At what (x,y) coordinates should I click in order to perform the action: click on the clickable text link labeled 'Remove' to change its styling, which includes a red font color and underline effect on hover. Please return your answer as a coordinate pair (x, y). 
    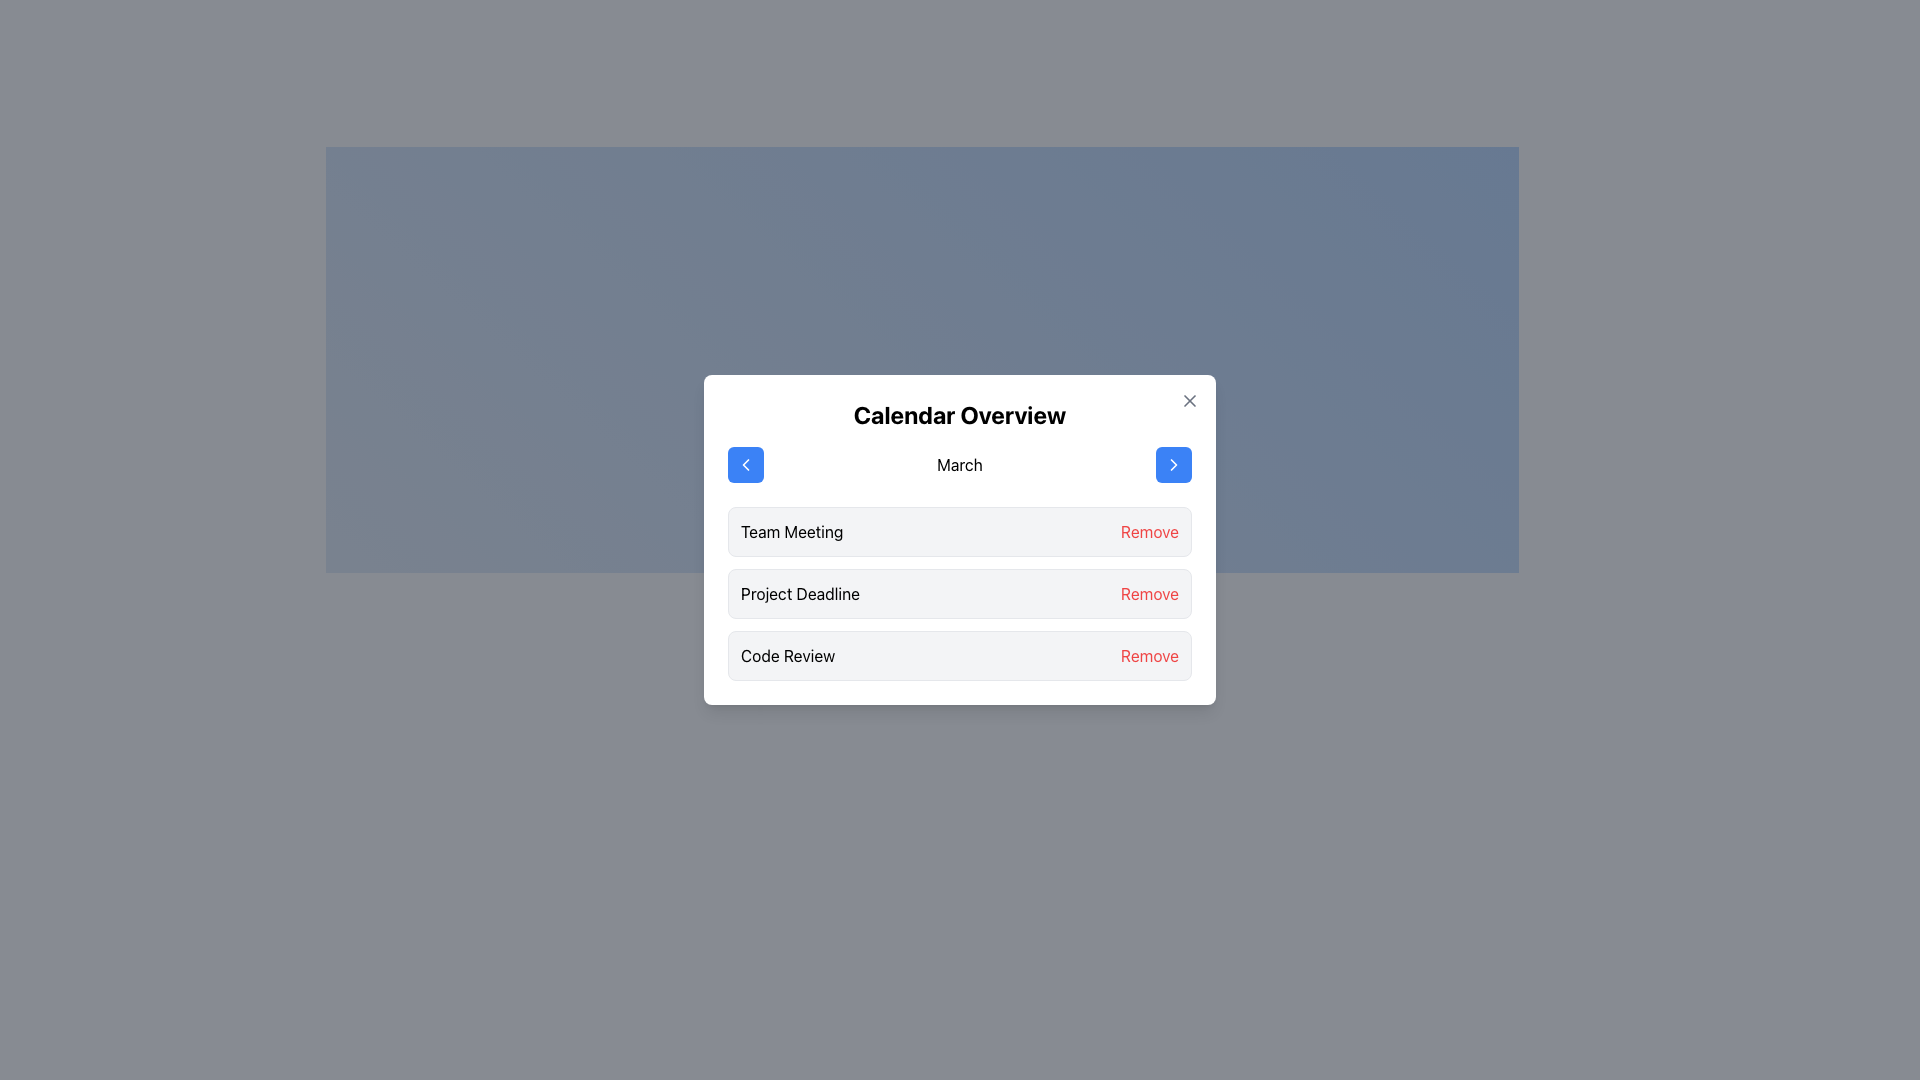
    Looking at the image, I should click on (1149, 593).